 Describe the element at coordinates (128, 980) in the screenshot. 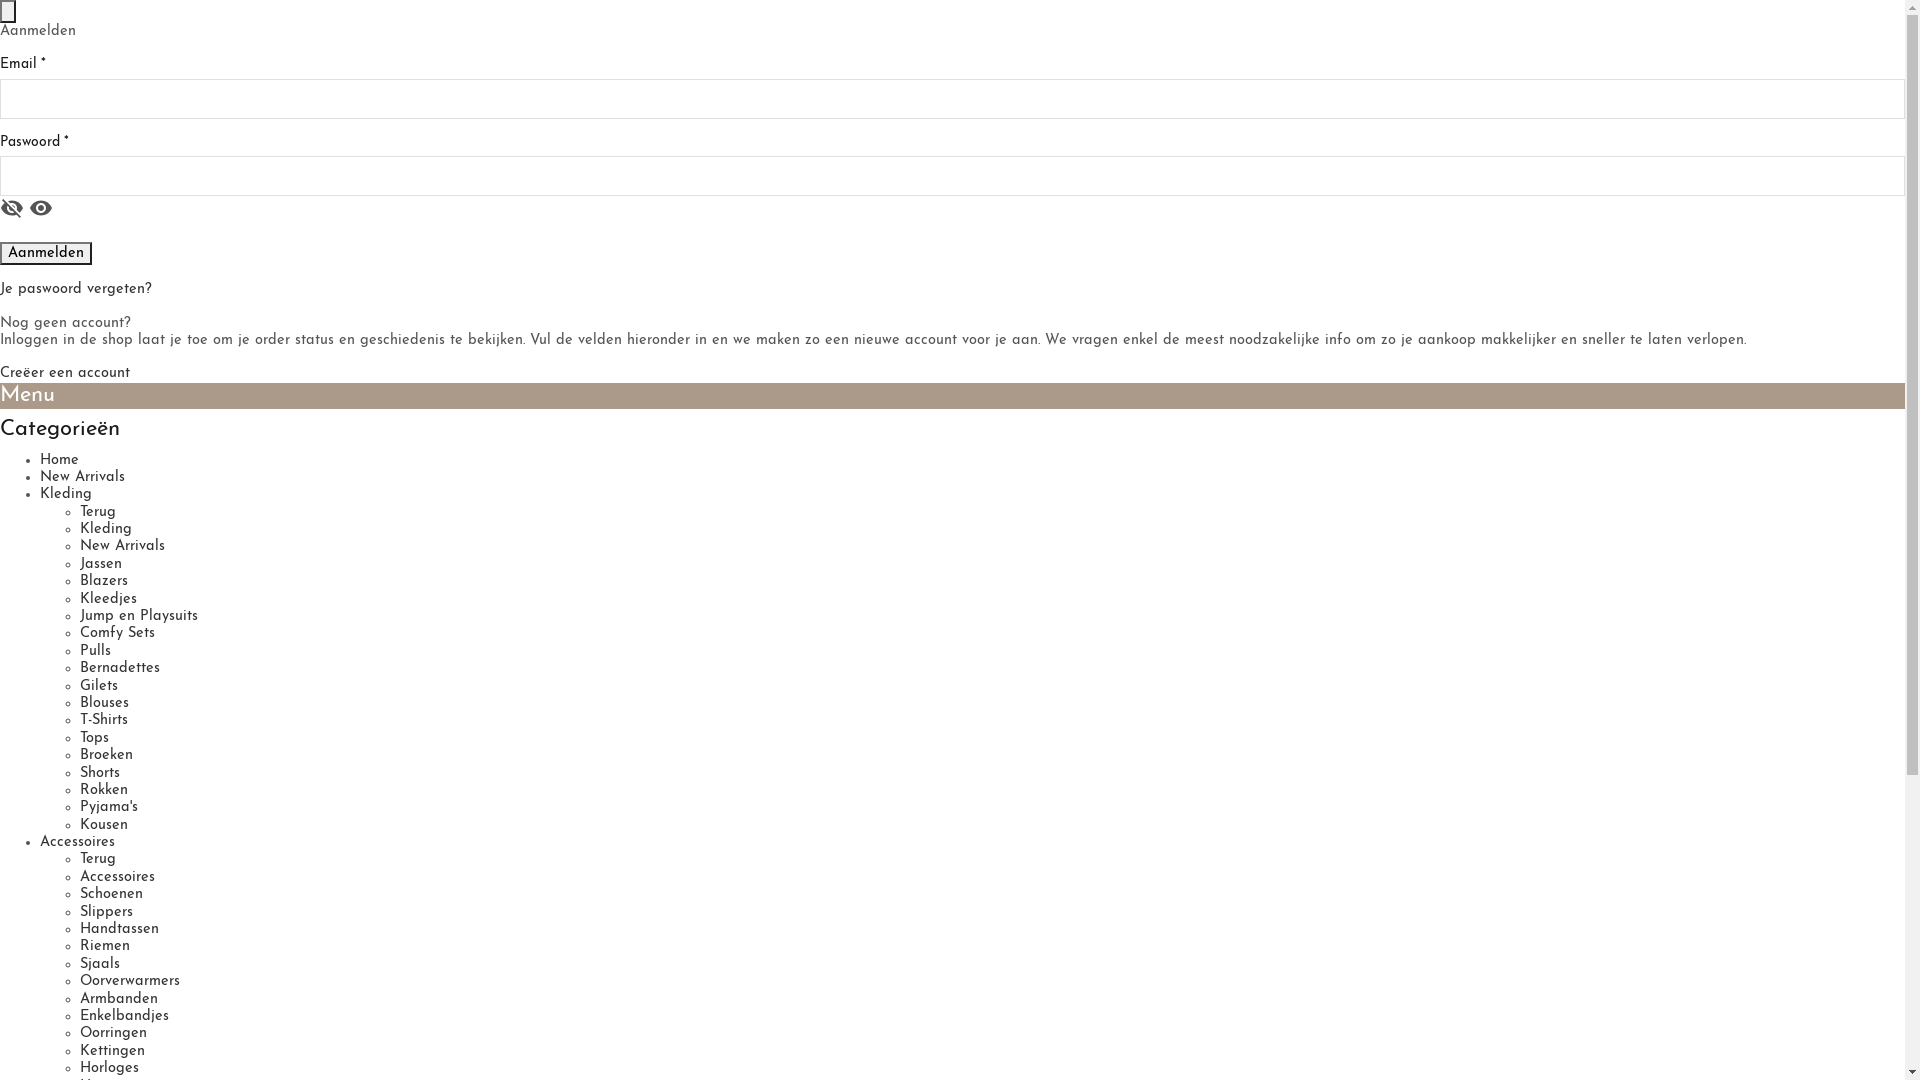

I see `'Oorverwarmers'` at that location.